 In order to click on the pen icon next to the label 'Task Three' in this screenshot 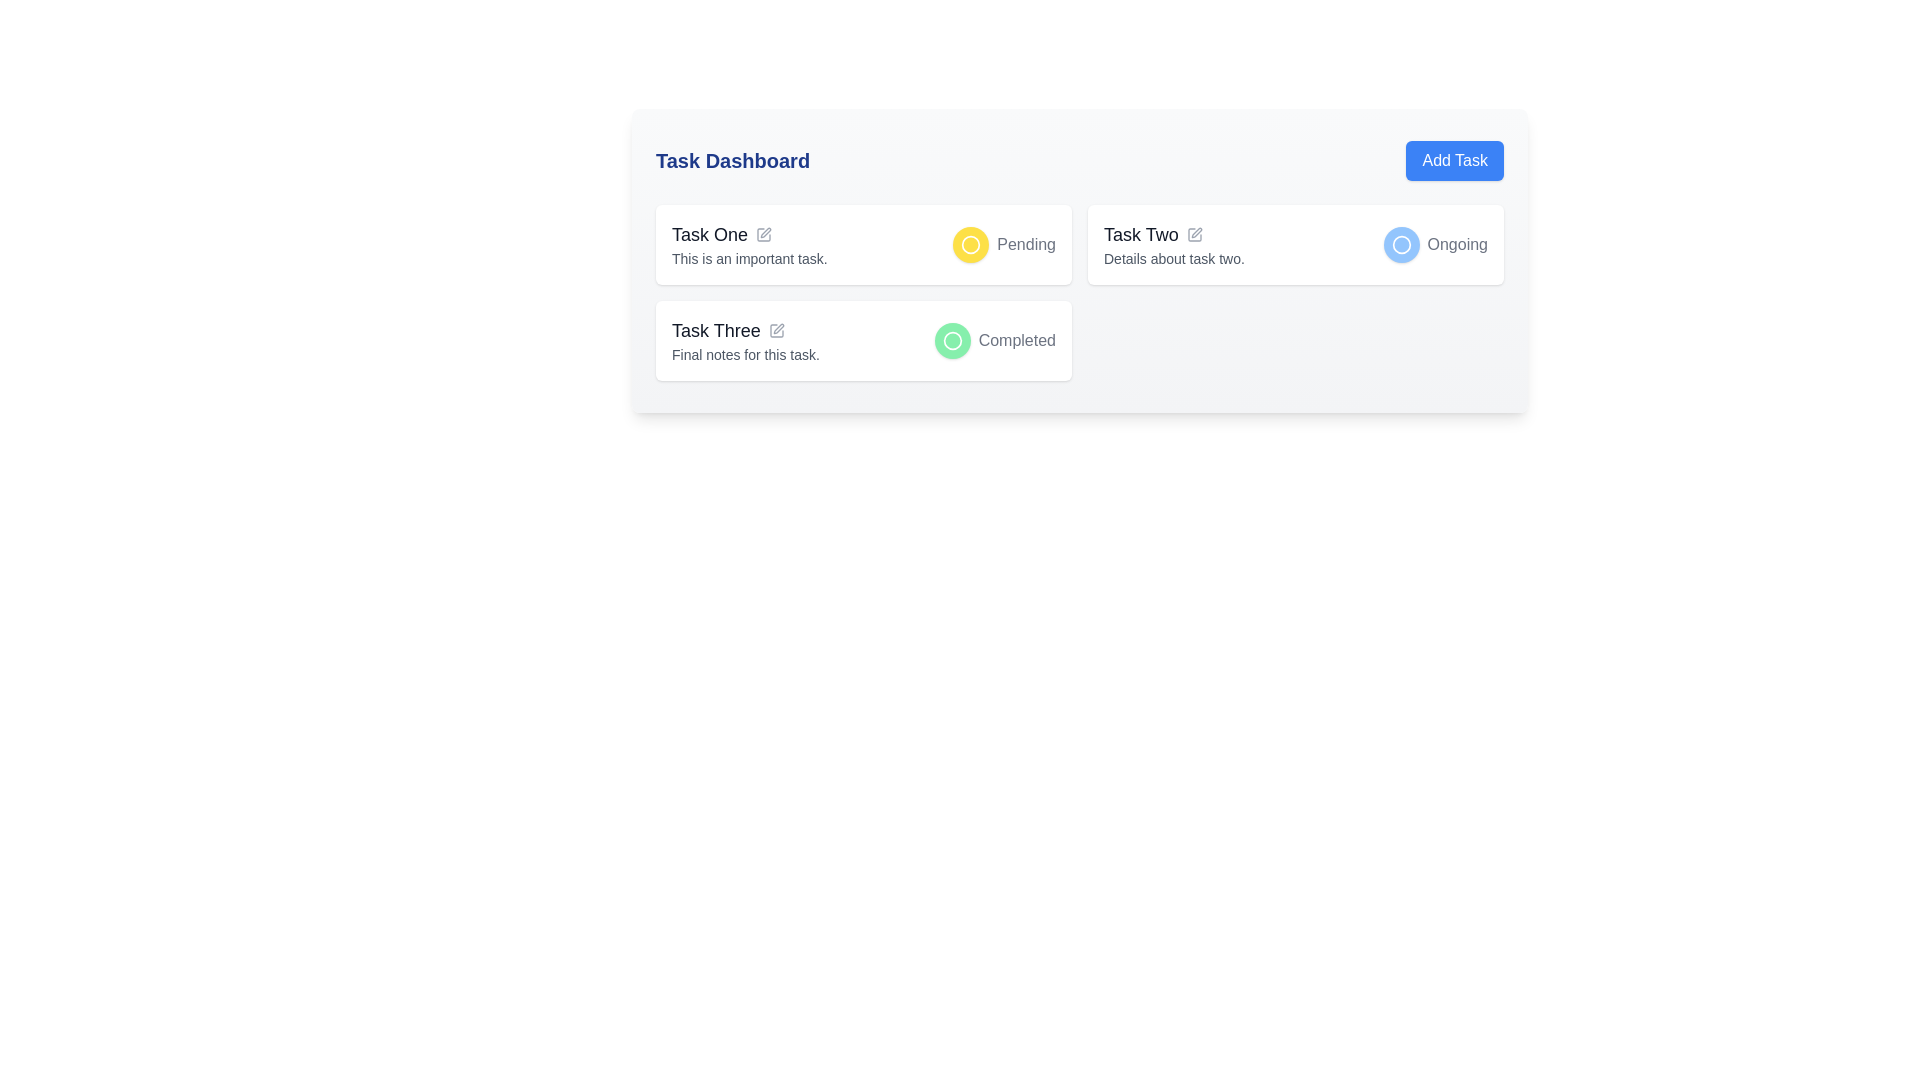, I will do `click(775, 330)`.